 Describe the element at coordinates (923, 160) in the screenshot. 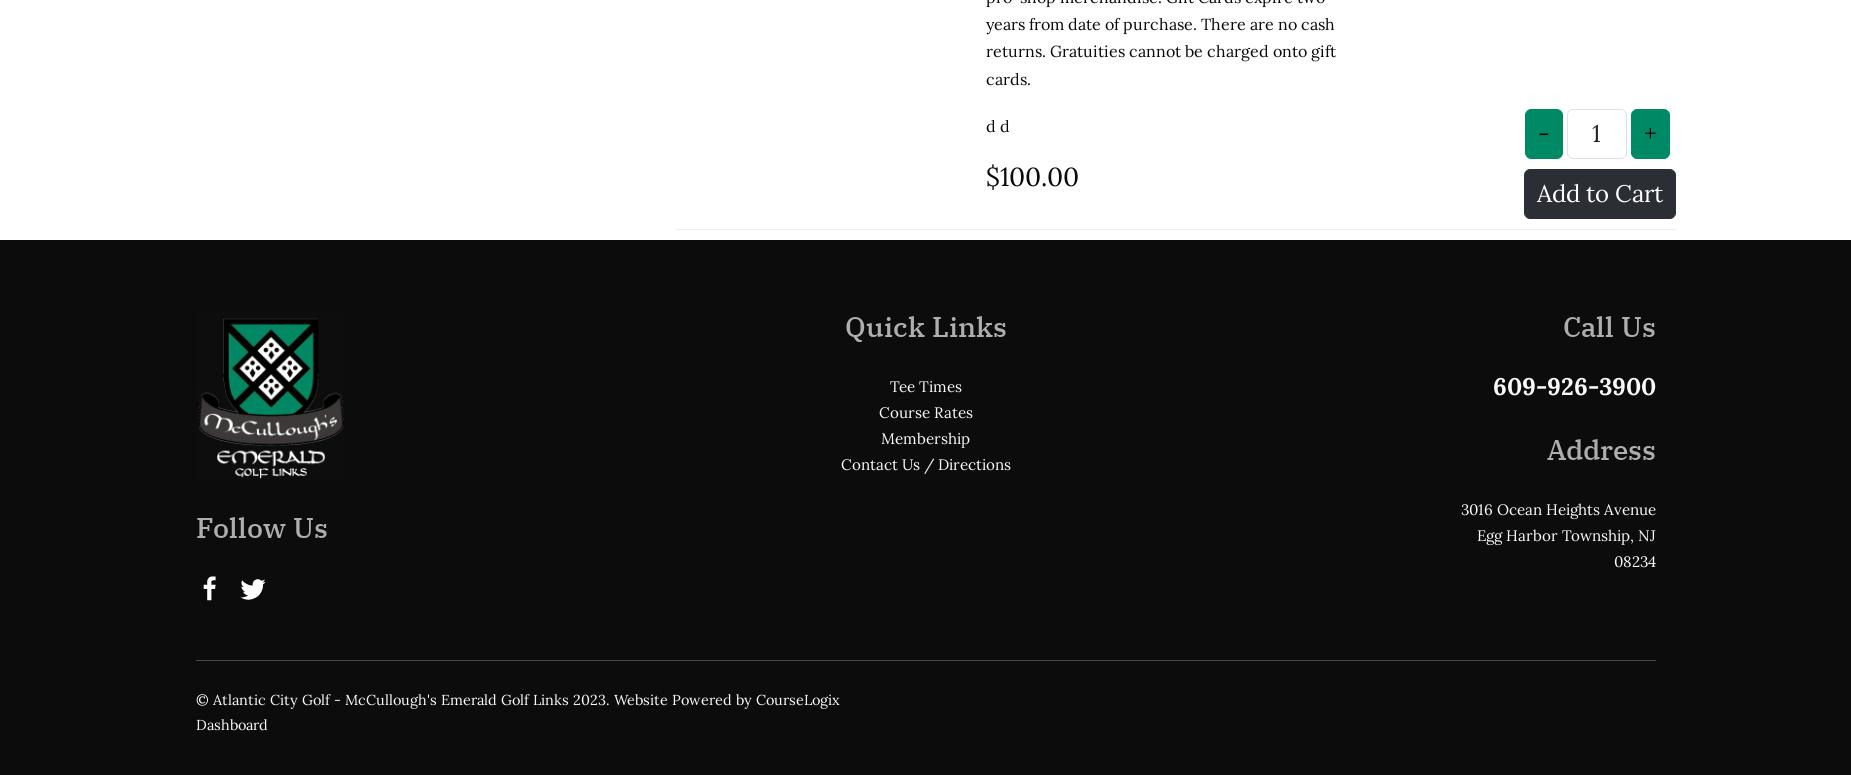

I see `'Quick Links'` at that location.